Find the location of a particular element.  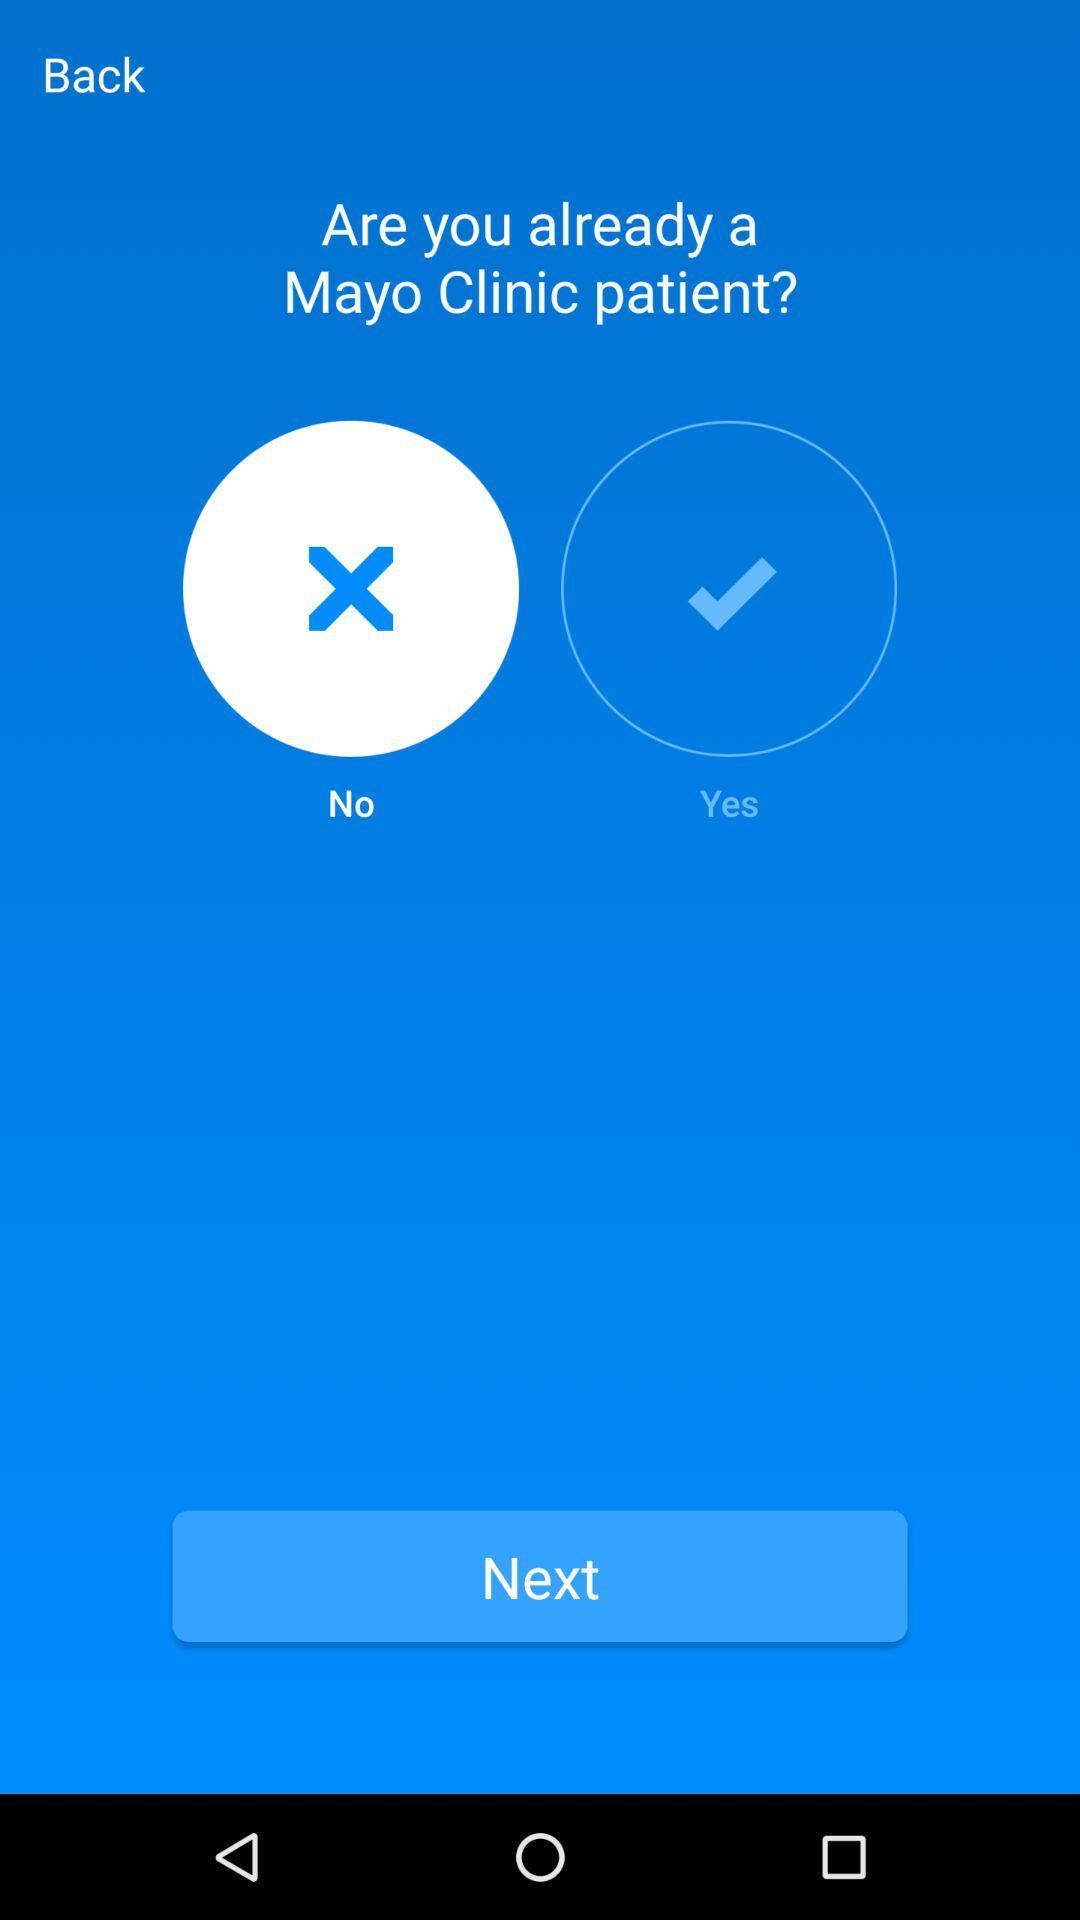

item above are you already item is located at coordinates (93, 73).